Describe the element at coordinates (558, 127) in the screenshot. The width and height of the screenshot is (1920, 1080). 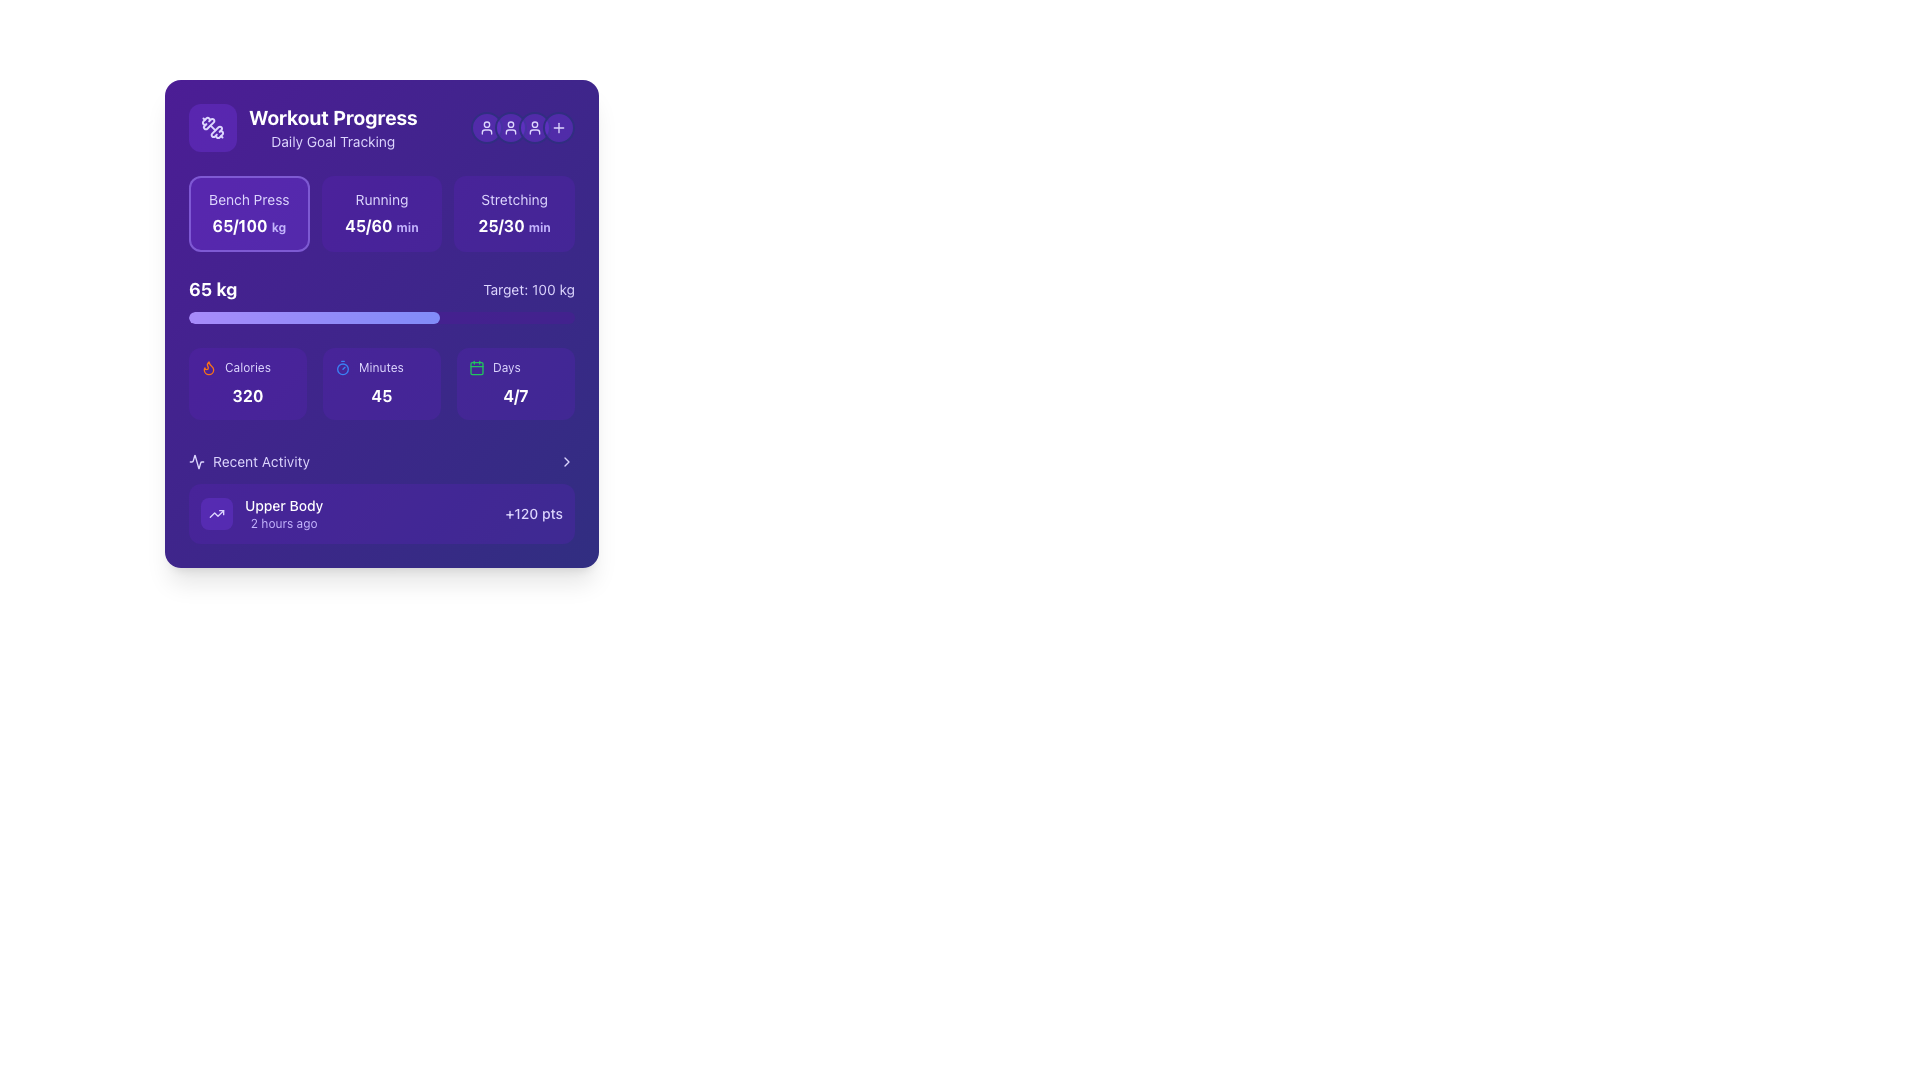
I see `the plus icon button, which is the fourth circular button in the top-right corner of the 'Workout Progress' panel` at that location.